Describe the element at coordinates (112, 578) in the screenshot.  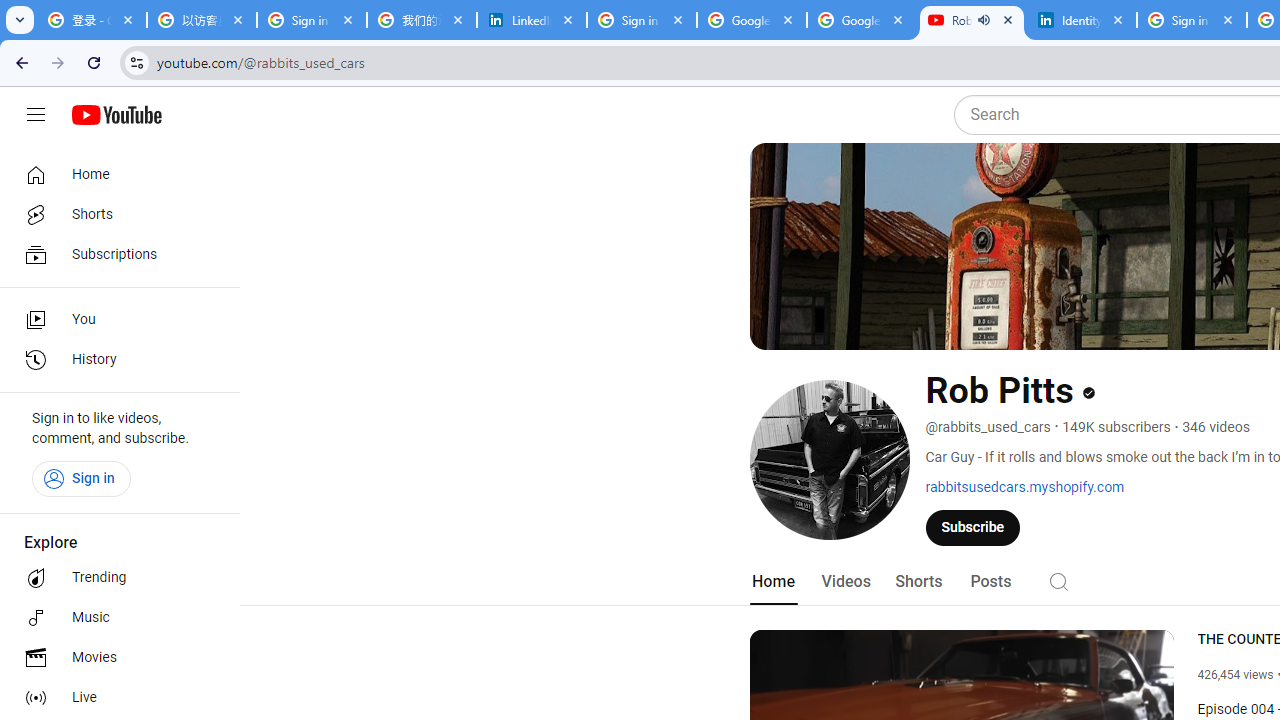
I see `'Trending'` at that location.